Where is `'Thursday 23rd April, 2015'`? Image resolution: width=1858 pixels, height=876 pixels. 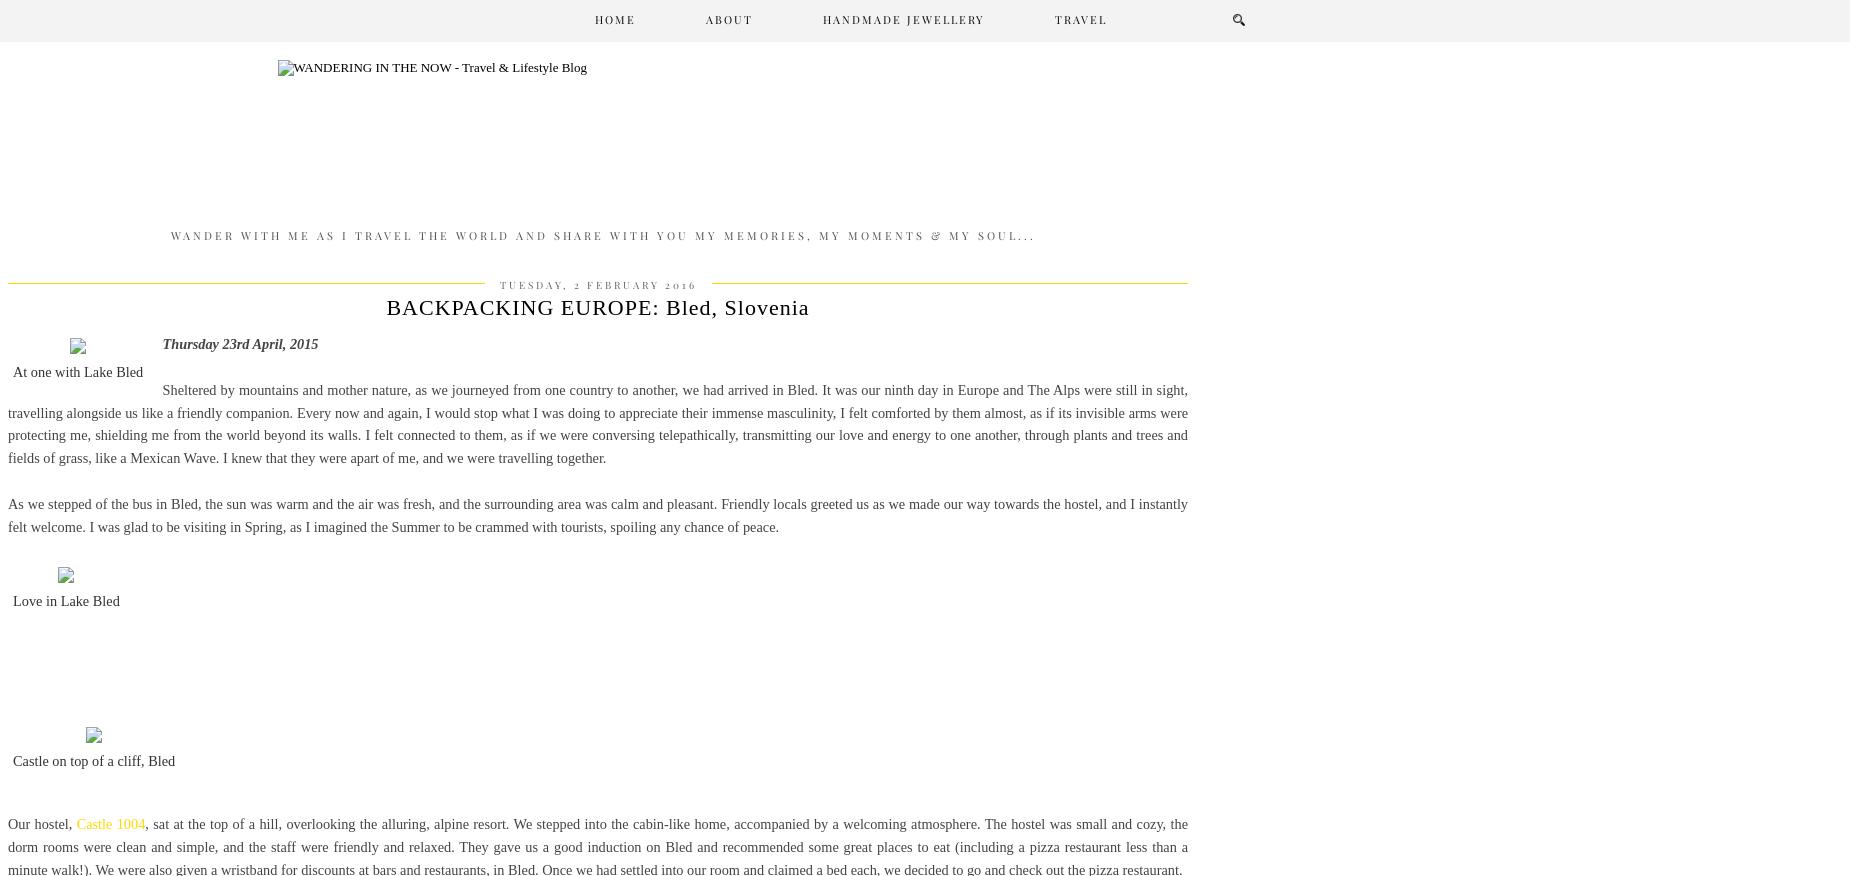 'Thursday 23rd April, 2015' is located at coordinates (239, 342).